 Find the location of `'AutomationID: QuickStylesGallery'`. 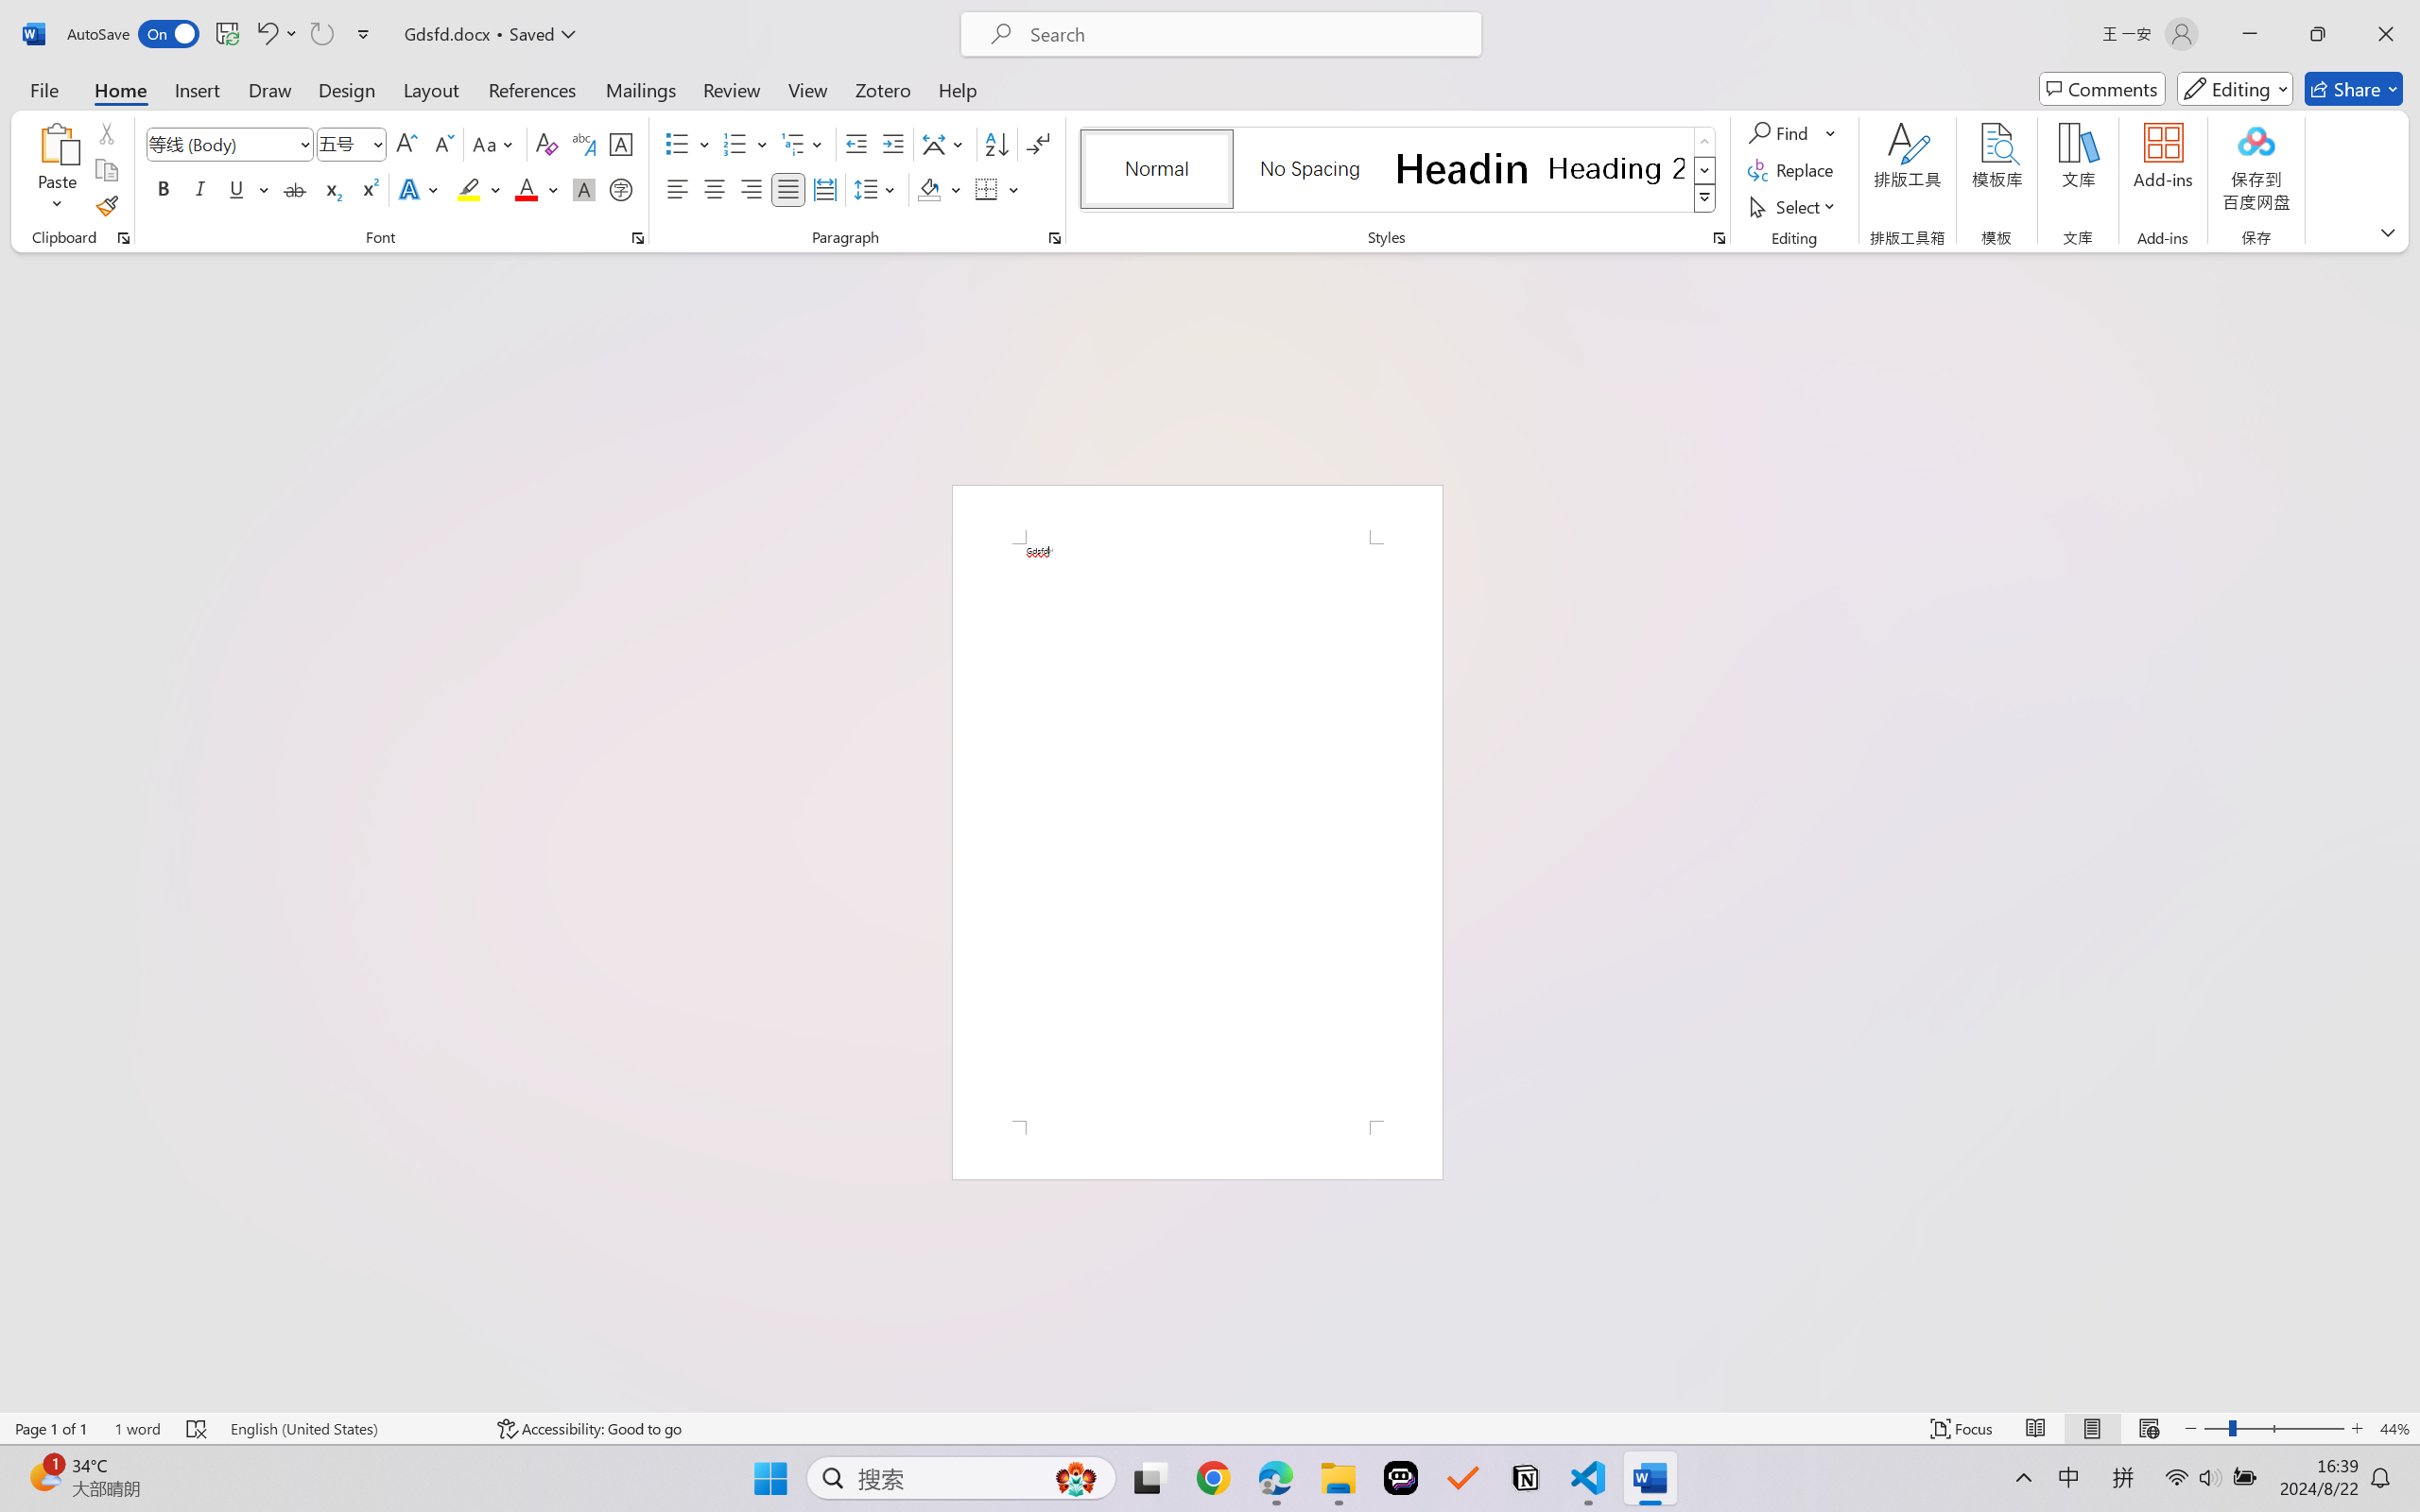

'AutomationID: QuickStylesGallery' is located at coordinates (1397, 170).